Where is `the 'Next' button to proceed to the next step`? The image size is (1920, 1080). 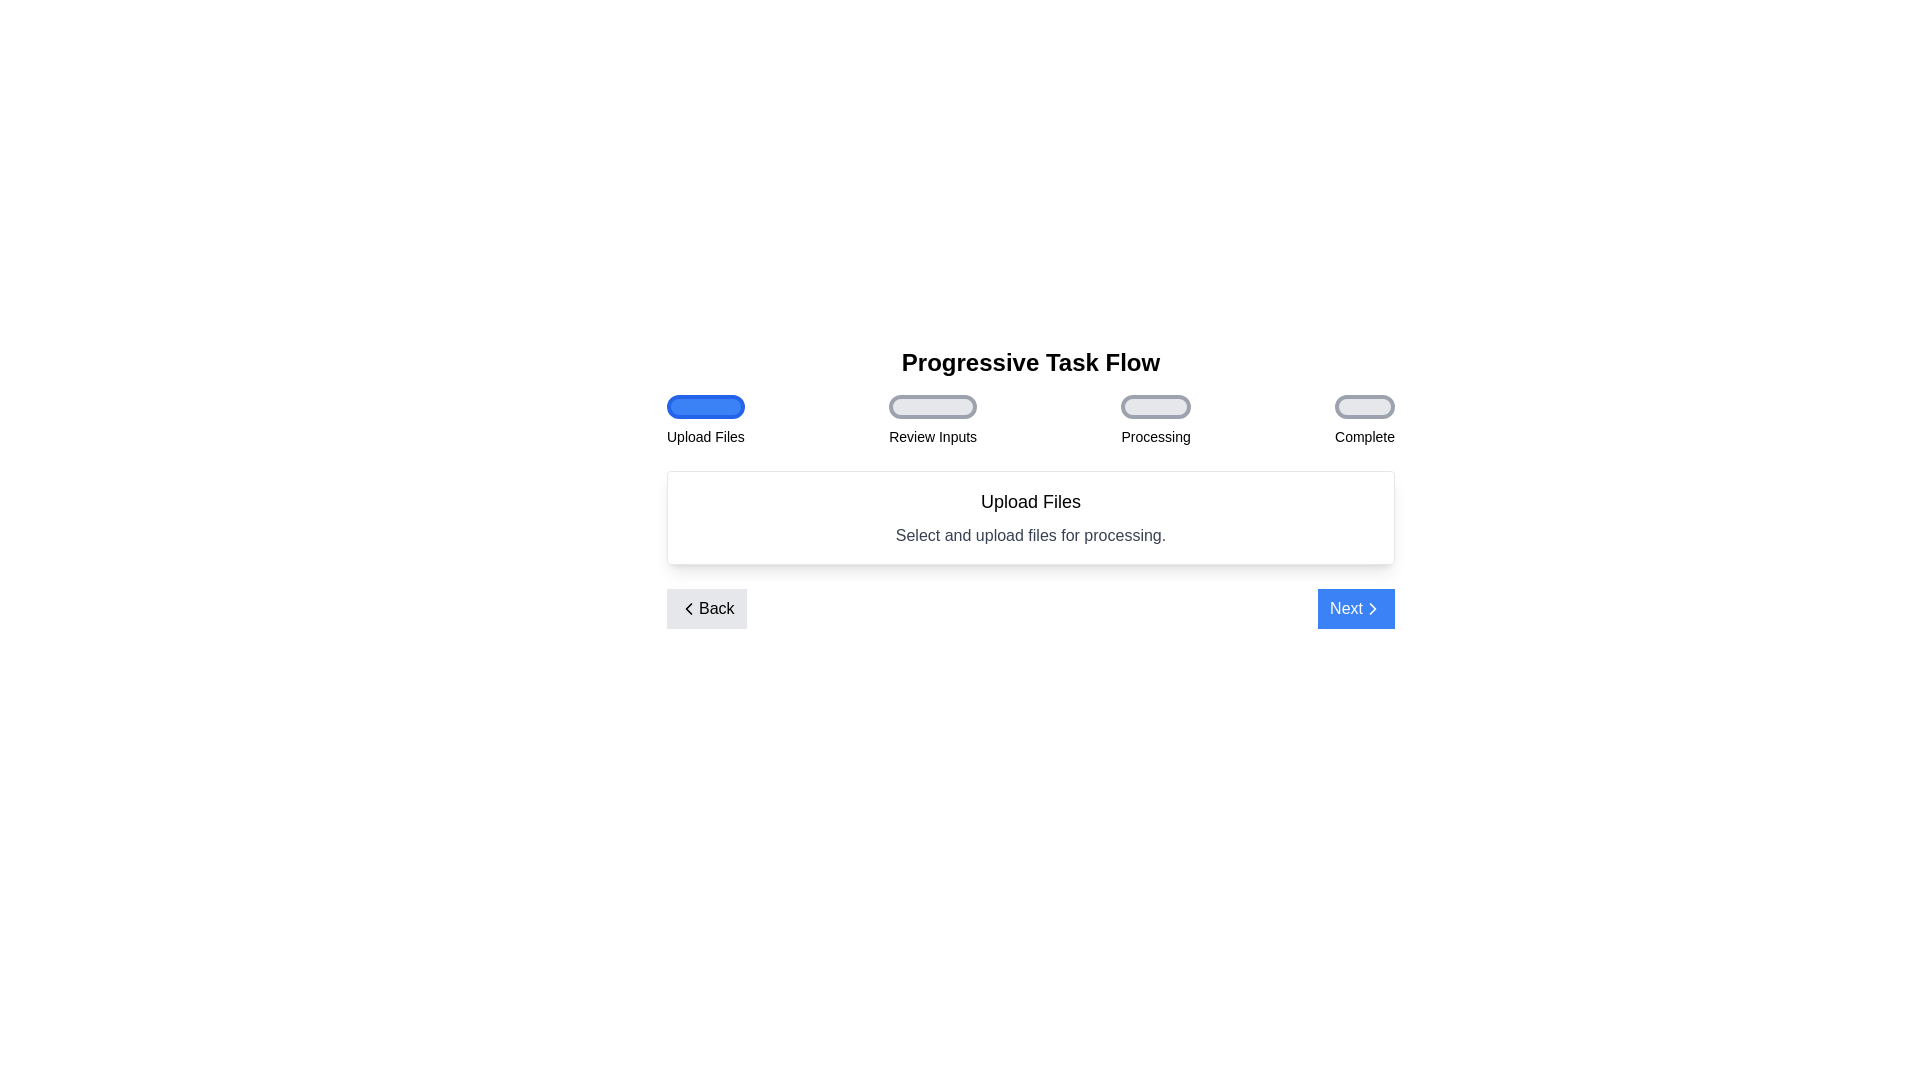 the 'Next' button to proceed to the next step is located at coordinates (1356, 608).